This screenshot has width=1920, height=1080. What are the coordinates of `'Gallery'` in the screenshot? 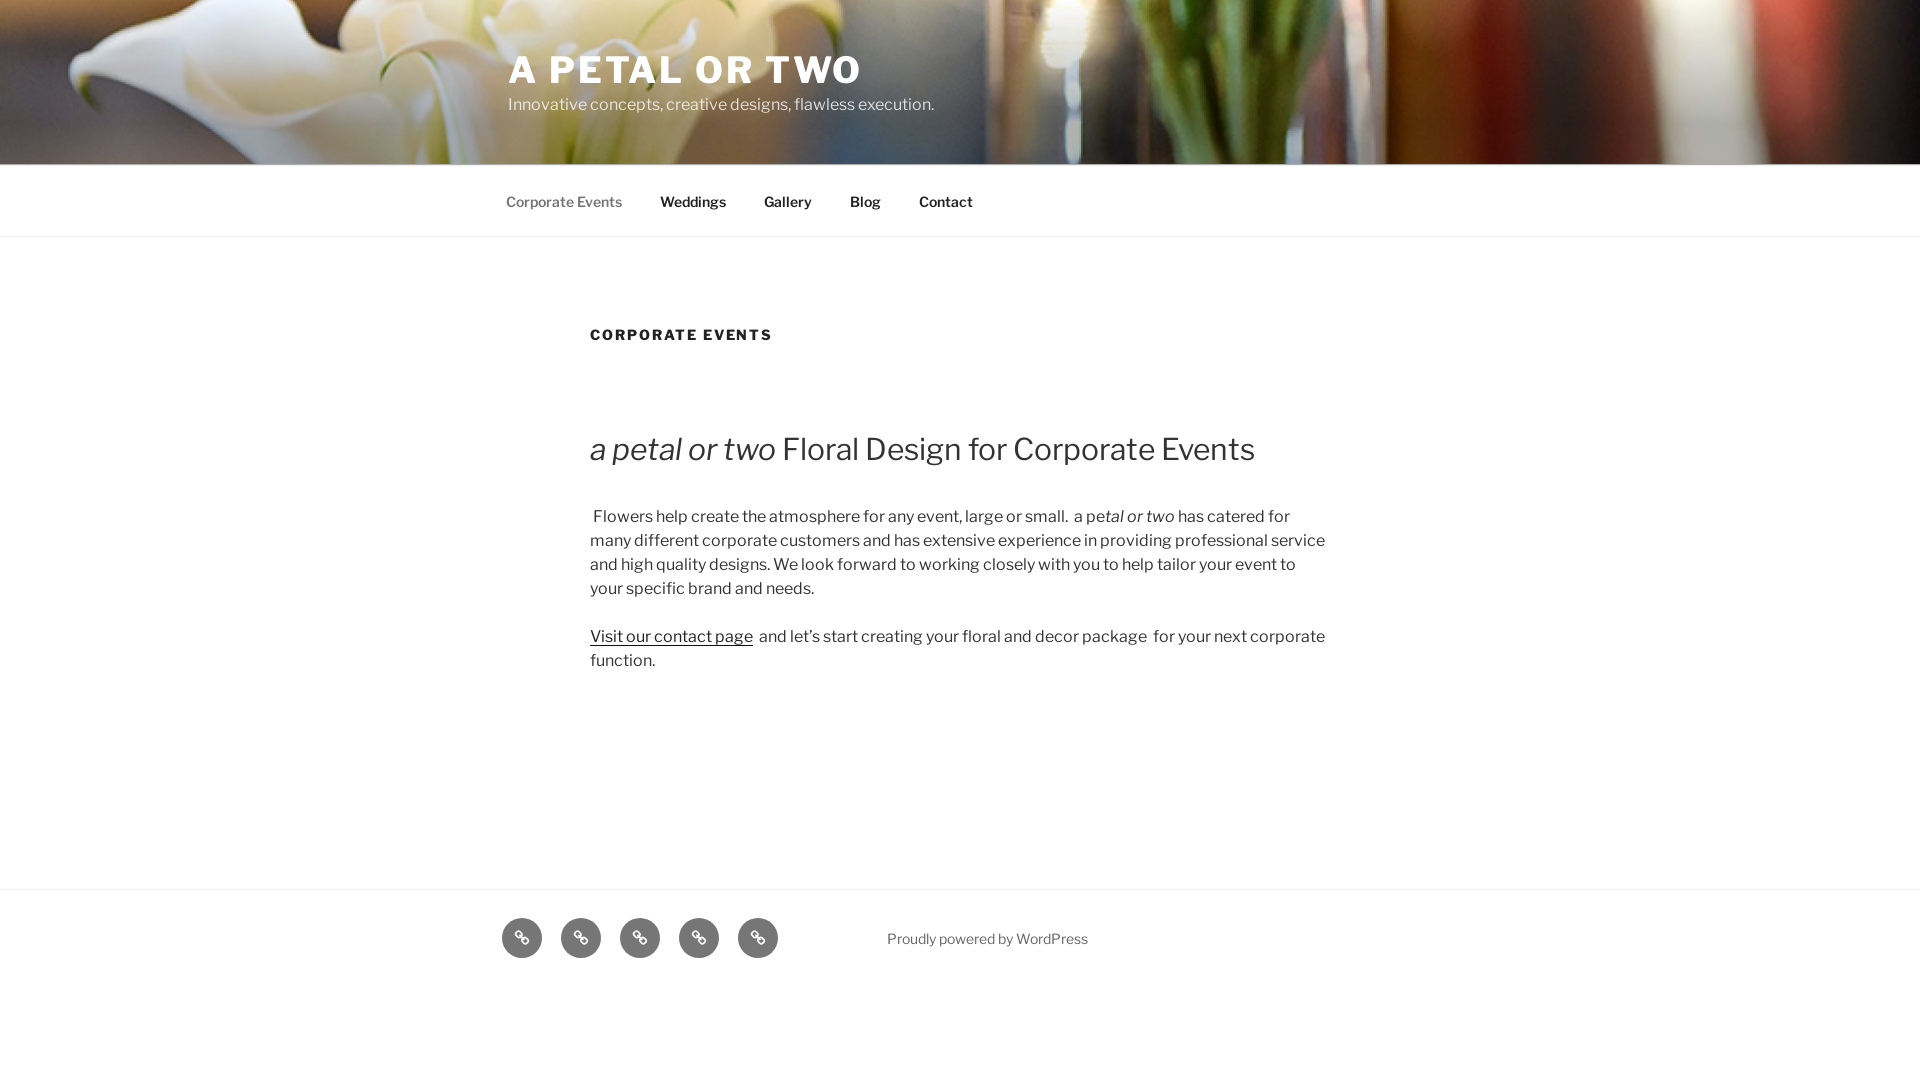 It's located at (638, 937).